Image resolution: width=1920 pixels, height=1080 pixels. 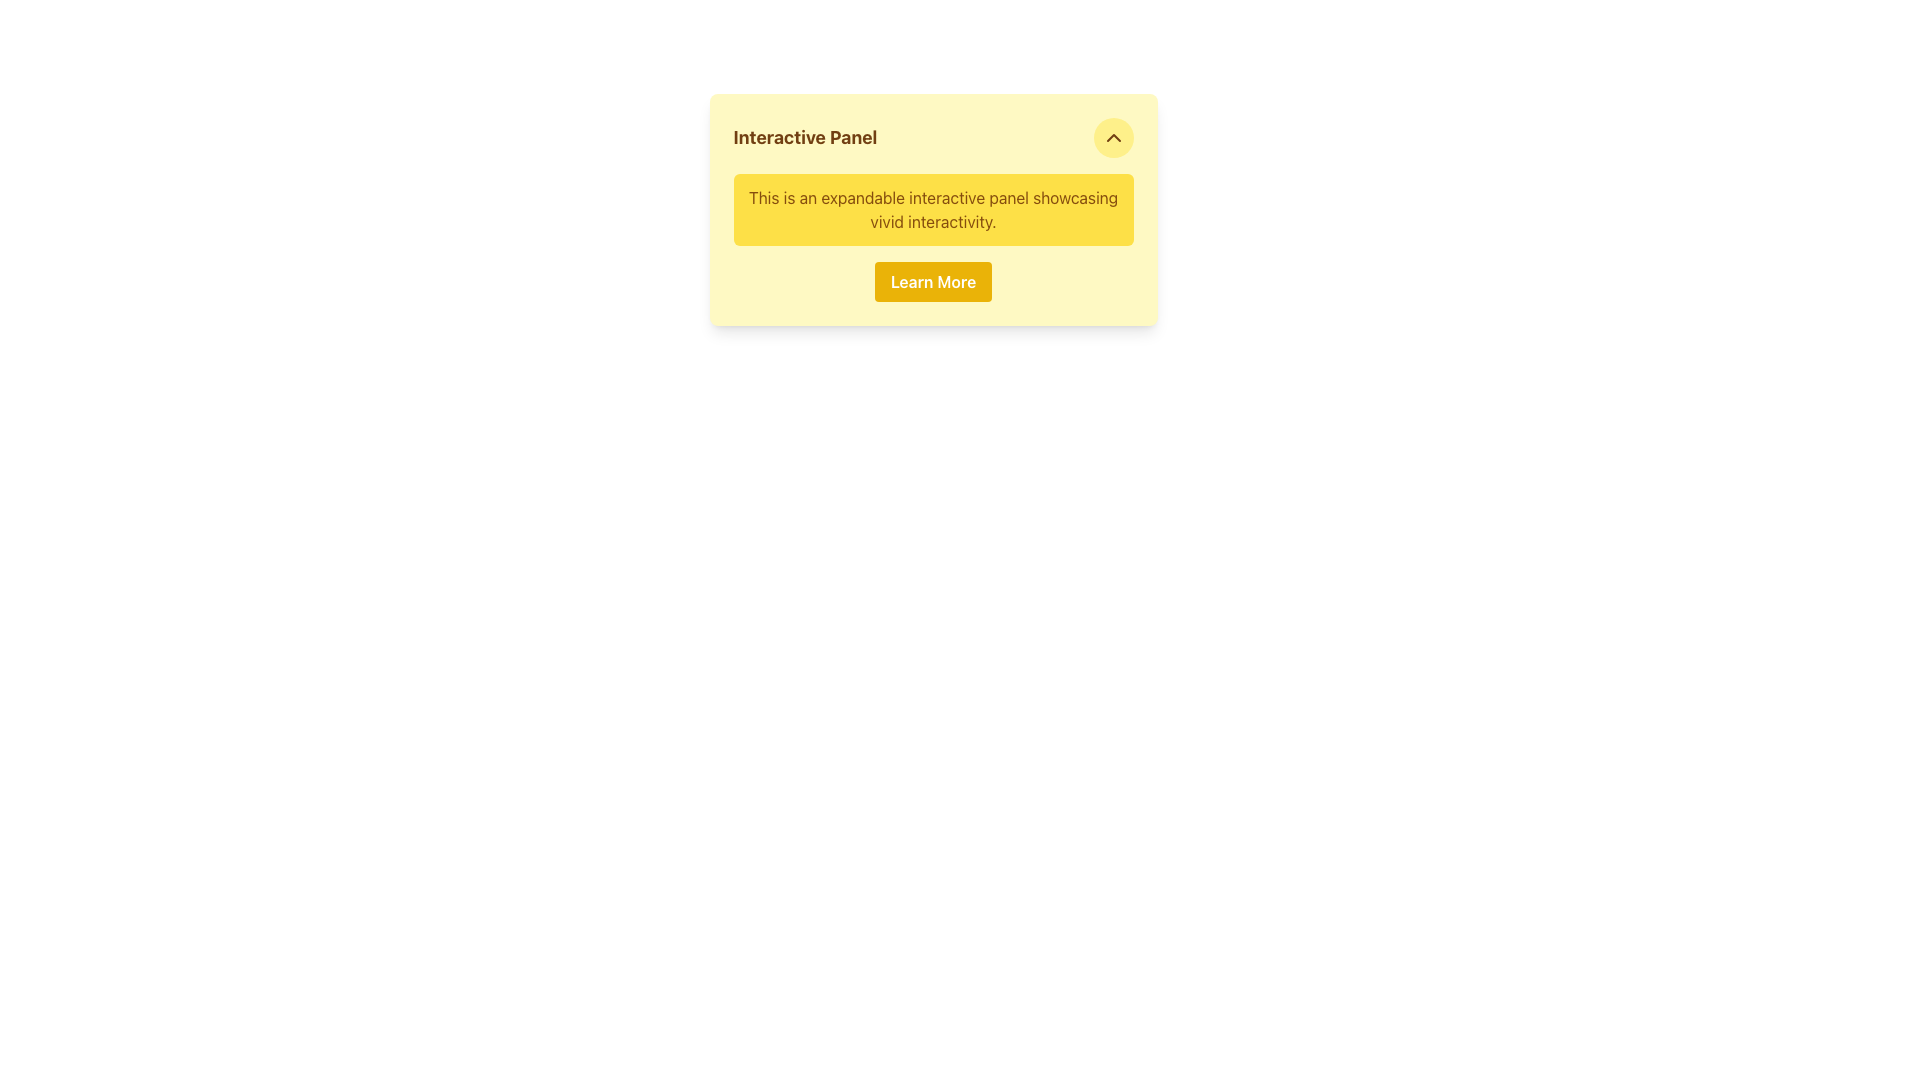 I want to click on the informational panel with a light yellow background that contains the text 'This is an expandable interactive panel showcasing vivid interactivity.', so click(x=932, y=209).